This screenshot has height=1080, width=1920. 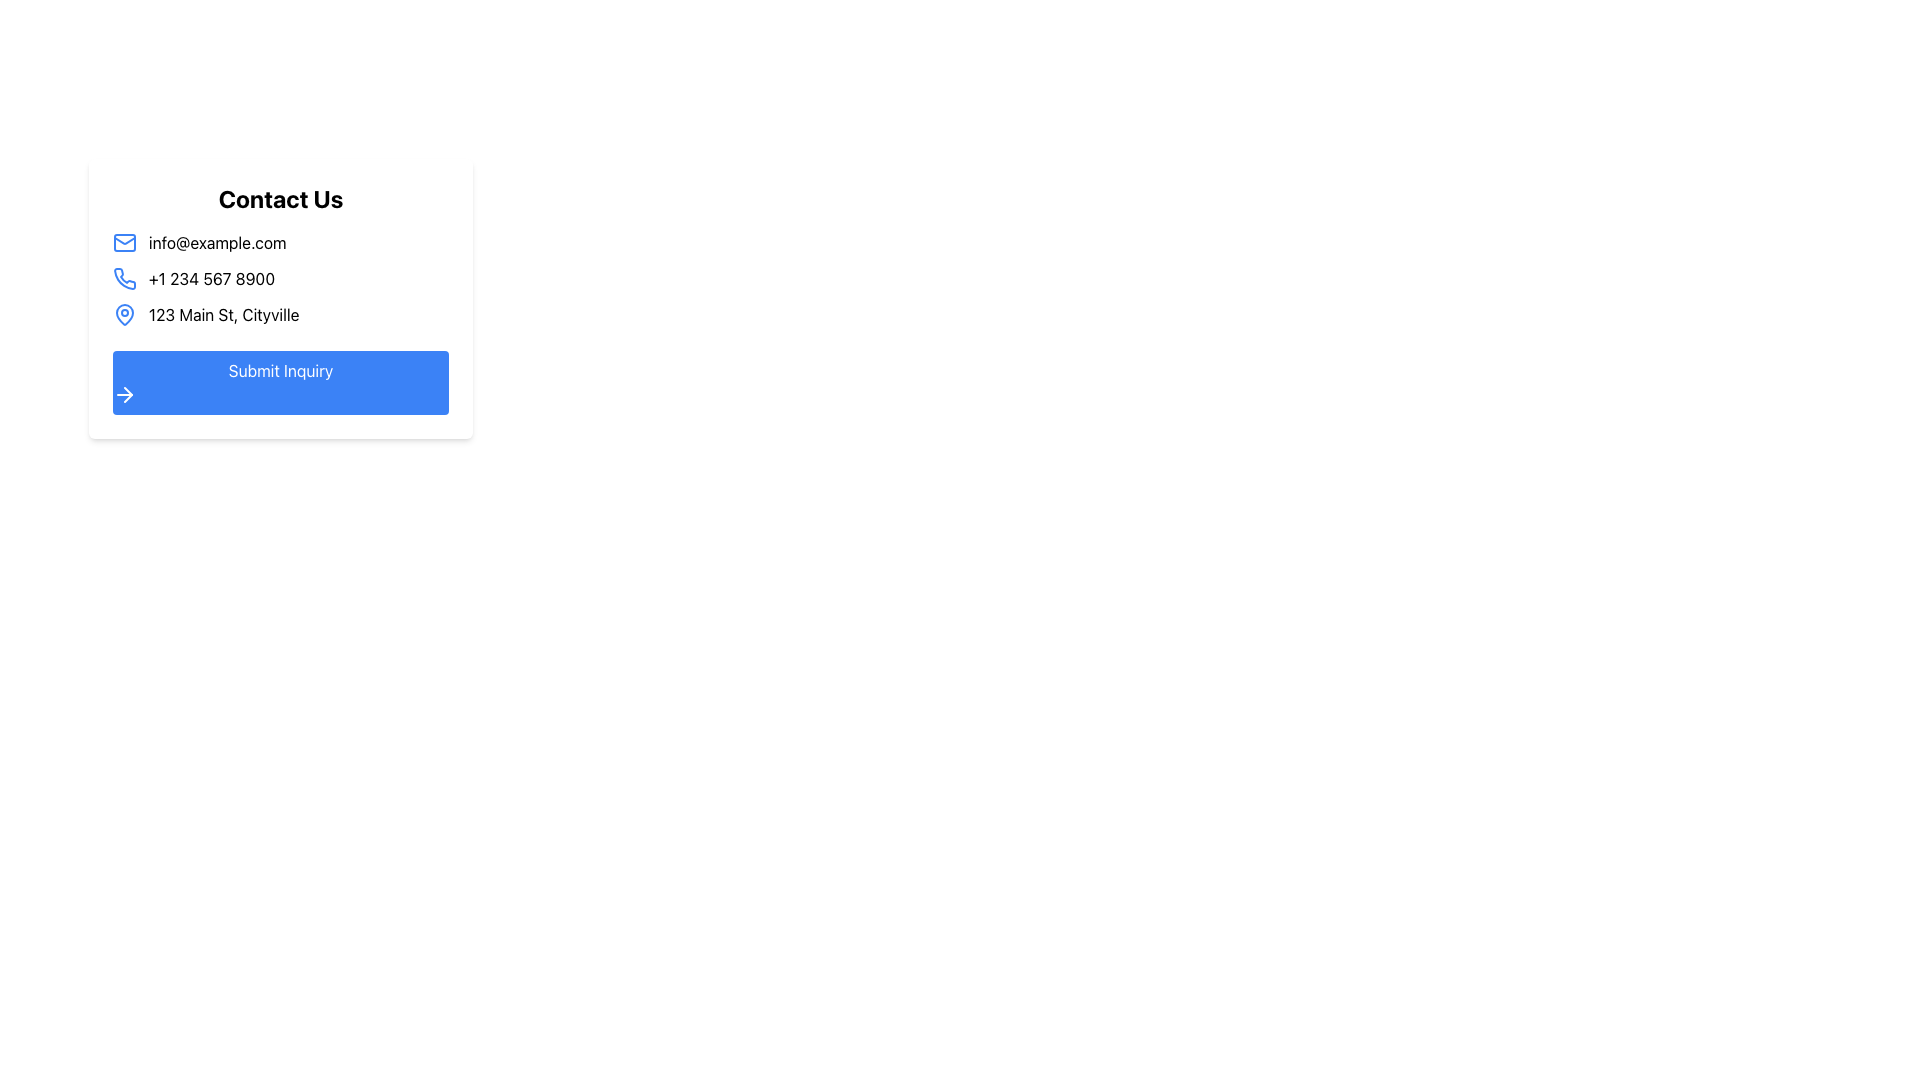 What do you see at coordinates (280, 382) in the screenshot?
I see `the 'Submit Inquiry' button located at the bottom of the contact section under the address '123 Main St, Cityville'` at bounding box center [280, 382].